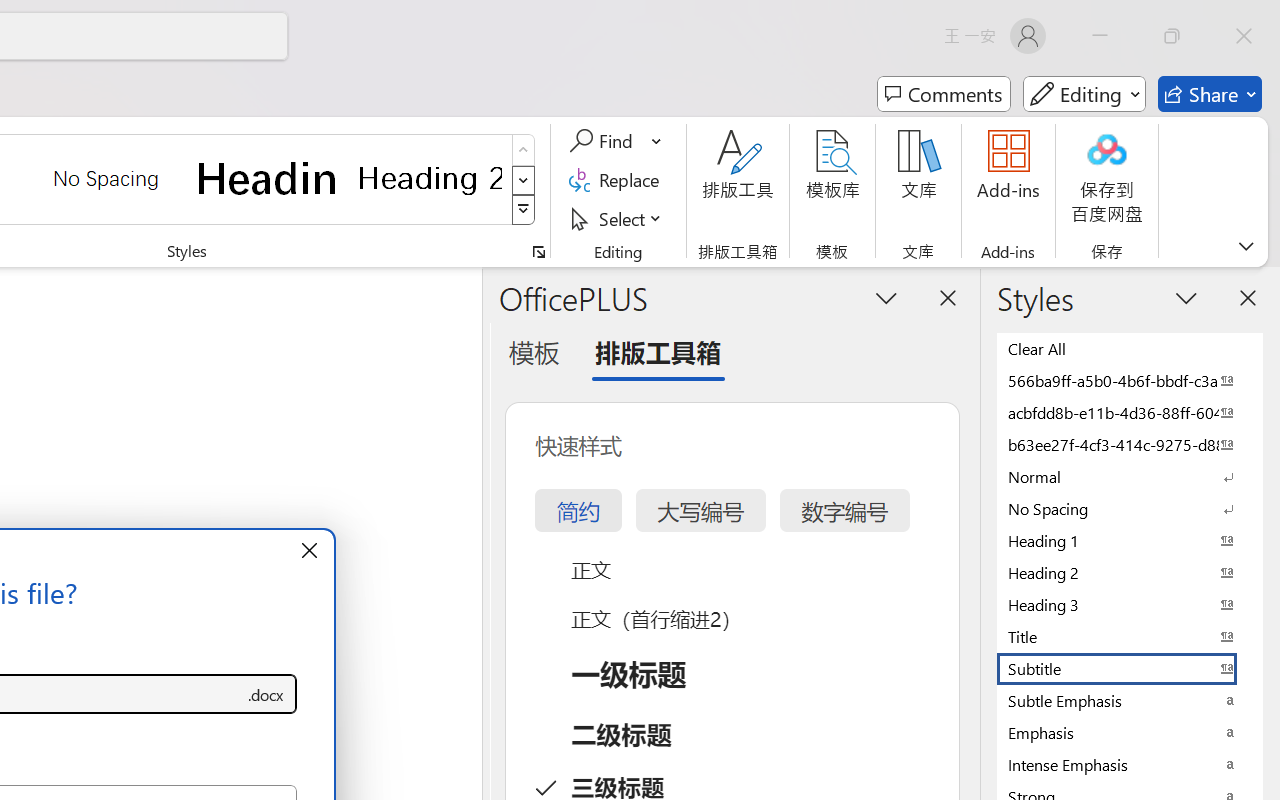  What do you see at coordinates (267, 177) in the screenshot?
I see `'Heading 1'` at bounding box center [267, 177].